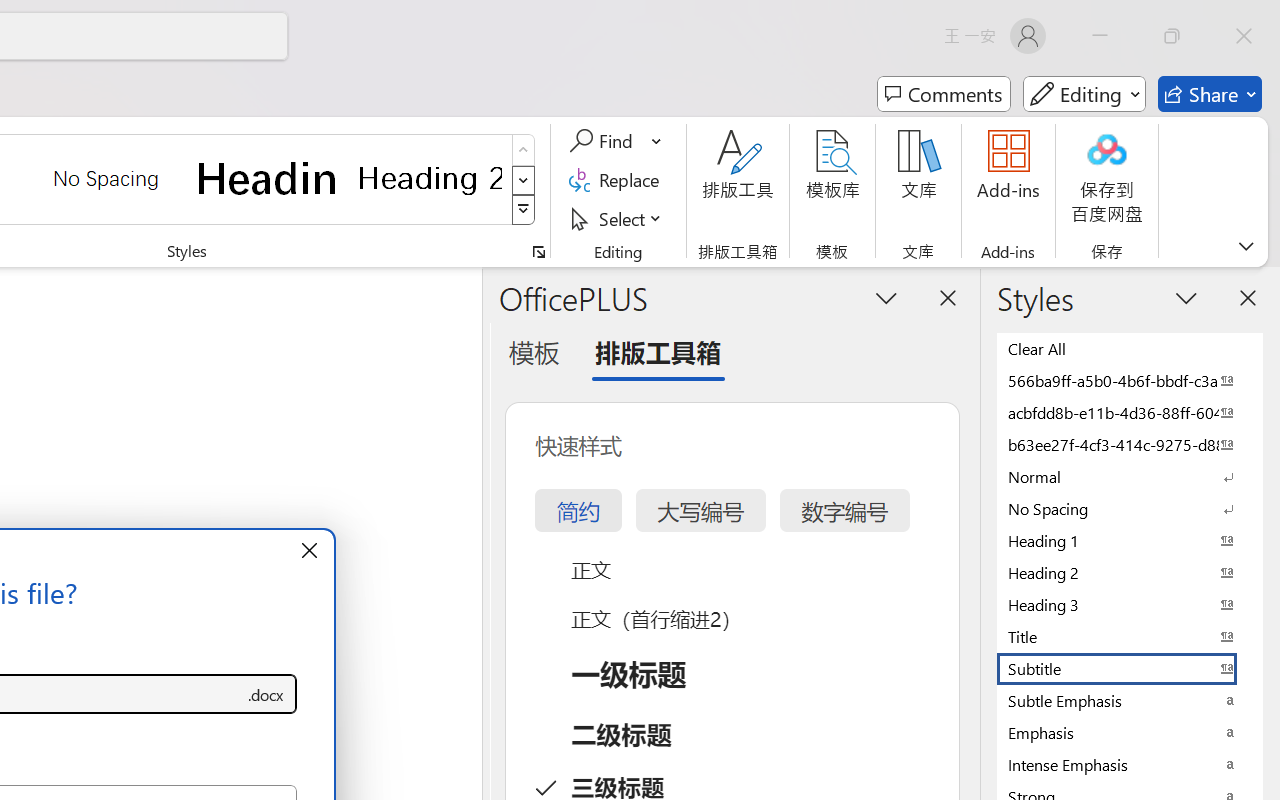  What do you see at coordinates (267, 177) in the screenshot?
I see `'Heading 1'` at bounding box center [267, 177].